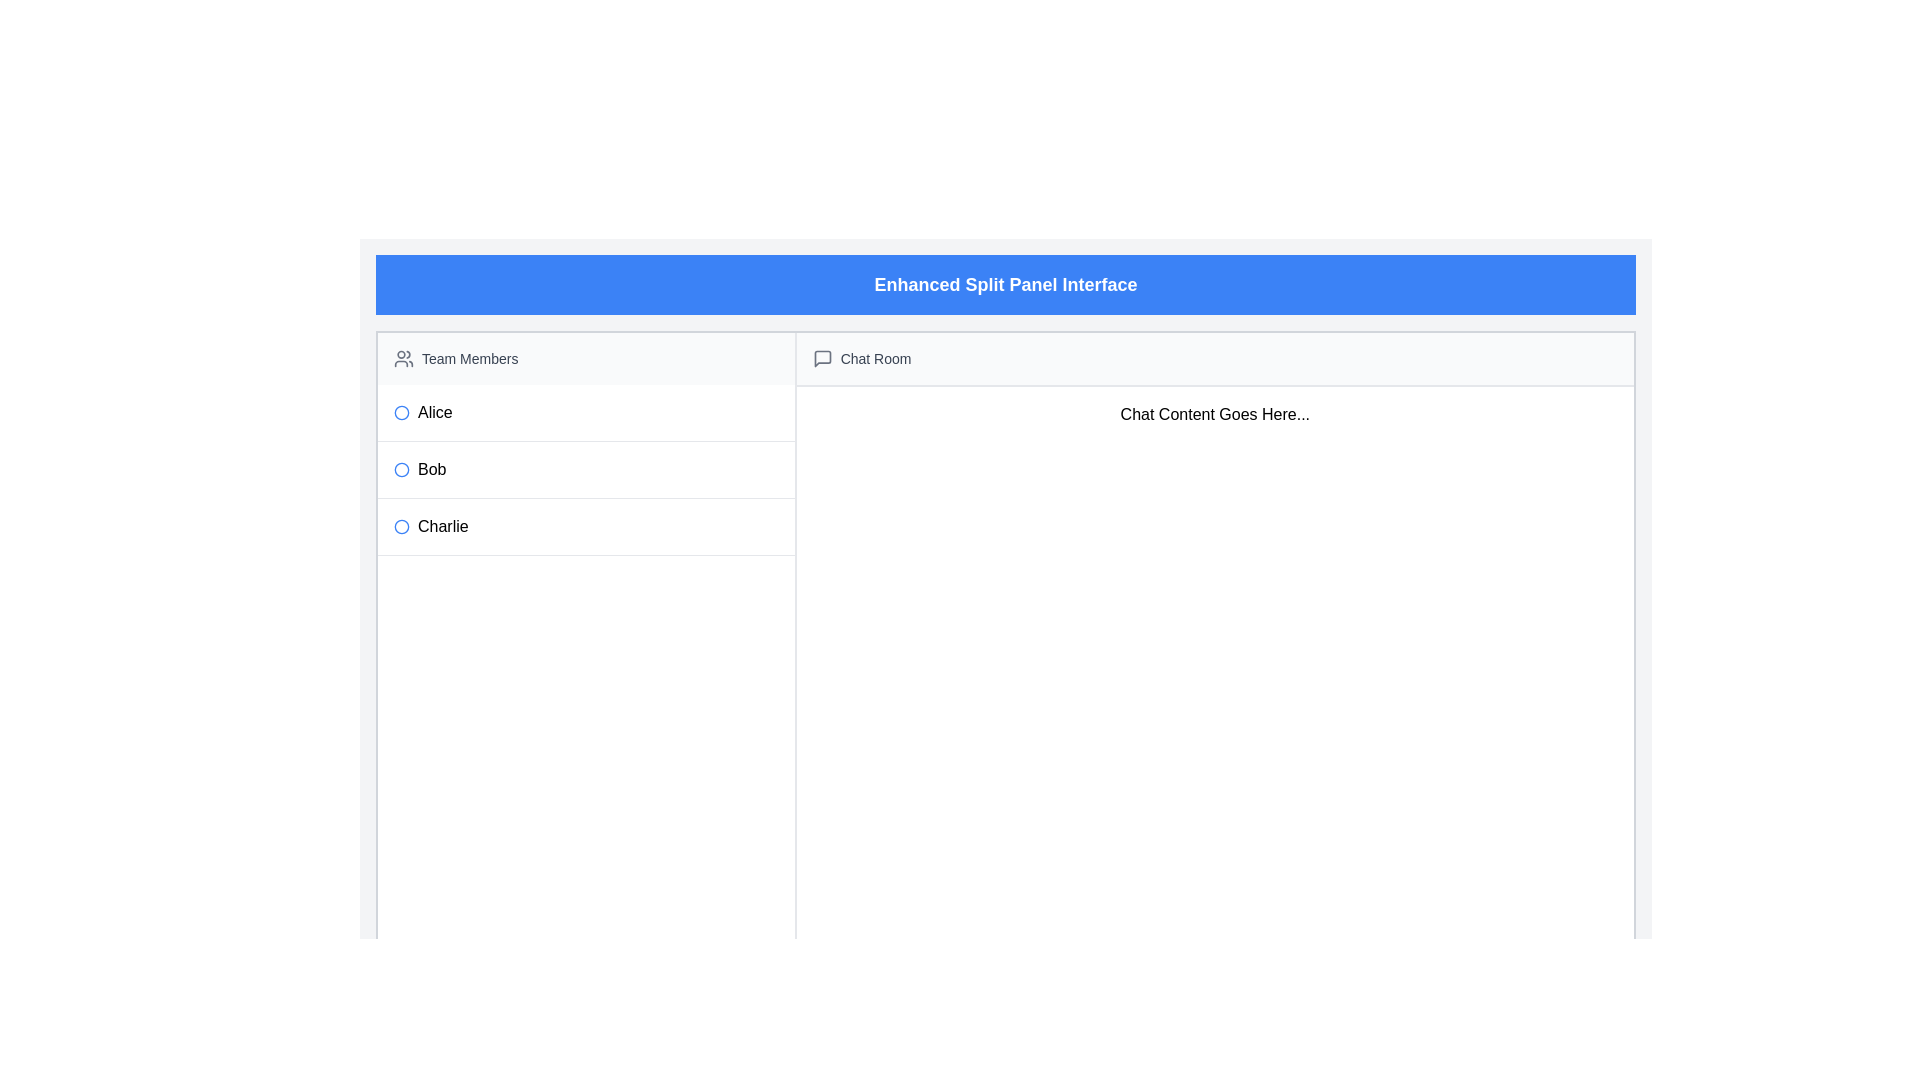 The width and height of the screenshot is (1920, 1080). I want to click on the second radio button for 'Bob' in the Team Members section, so click(401, 470).